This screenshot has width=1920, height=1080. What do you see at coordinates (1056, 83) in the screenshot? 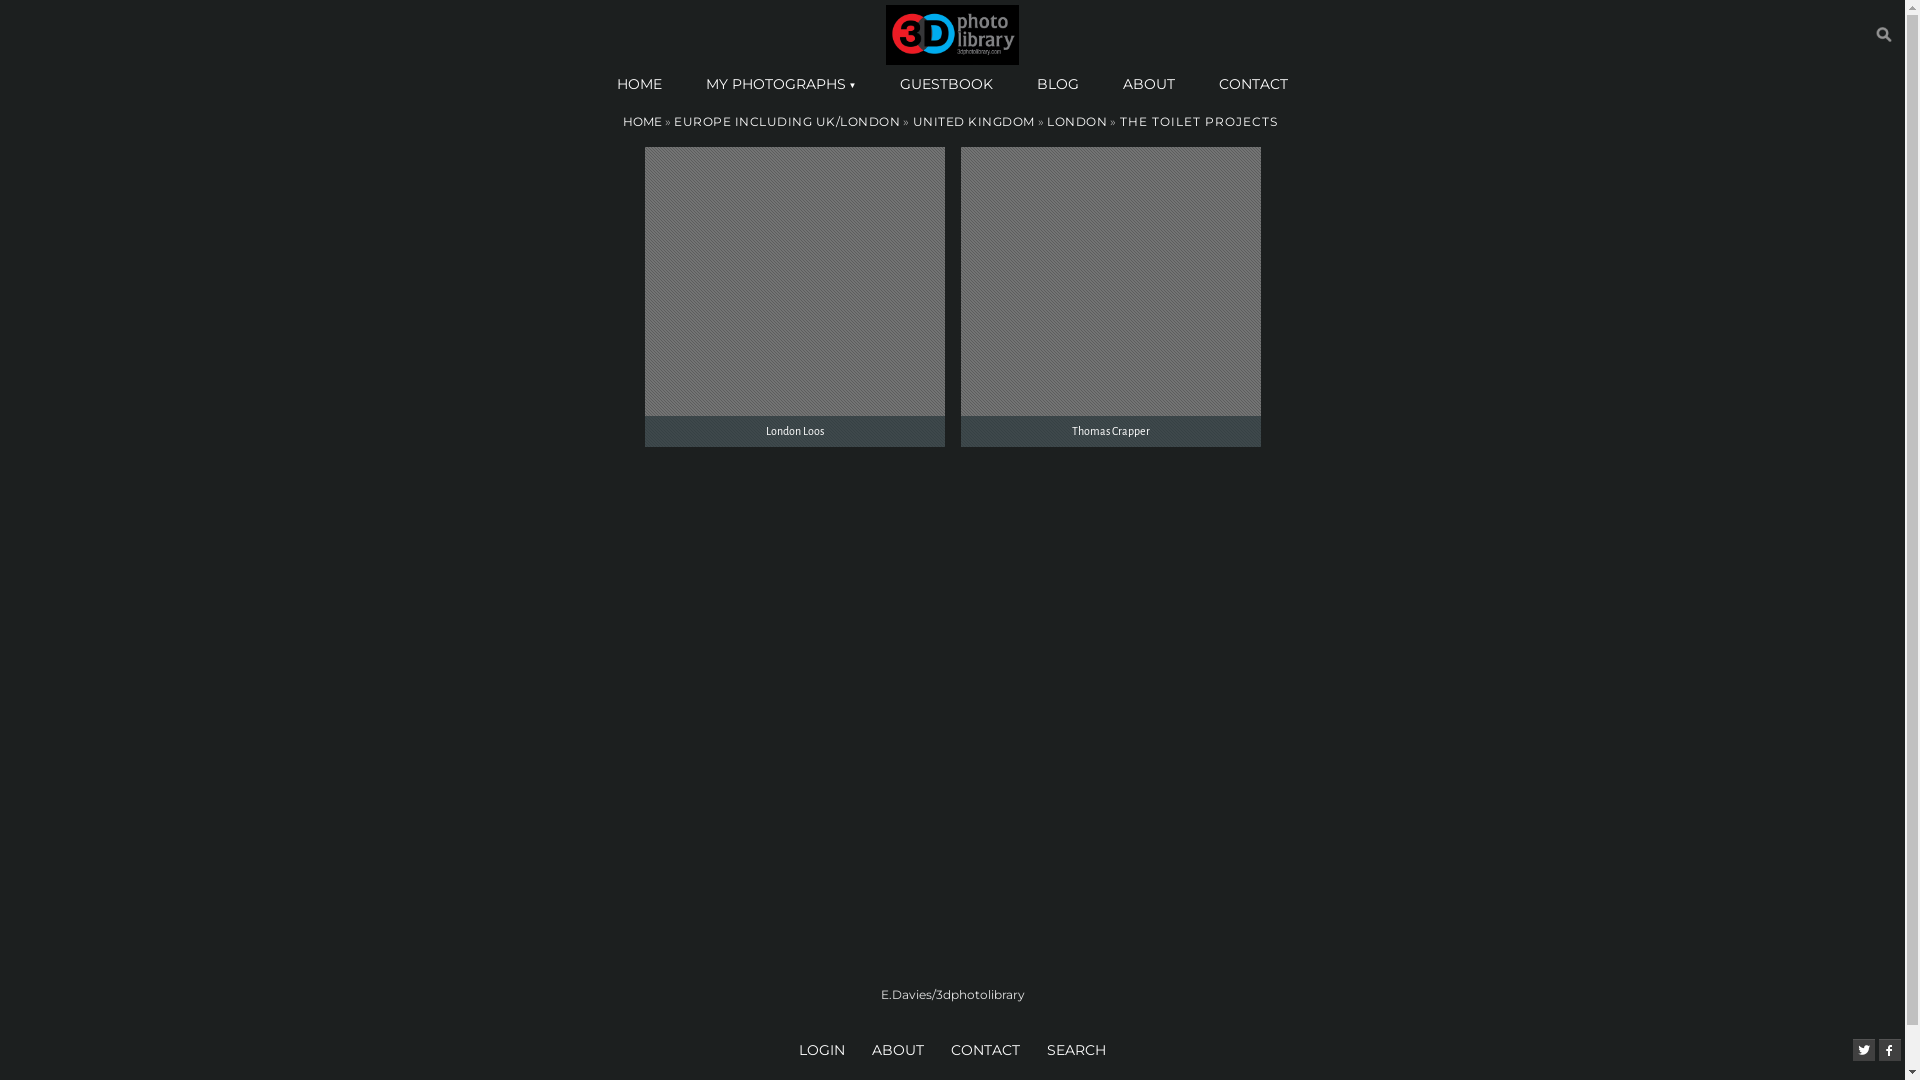
I see `'BLOG'` at bounding box center [1056, 83].